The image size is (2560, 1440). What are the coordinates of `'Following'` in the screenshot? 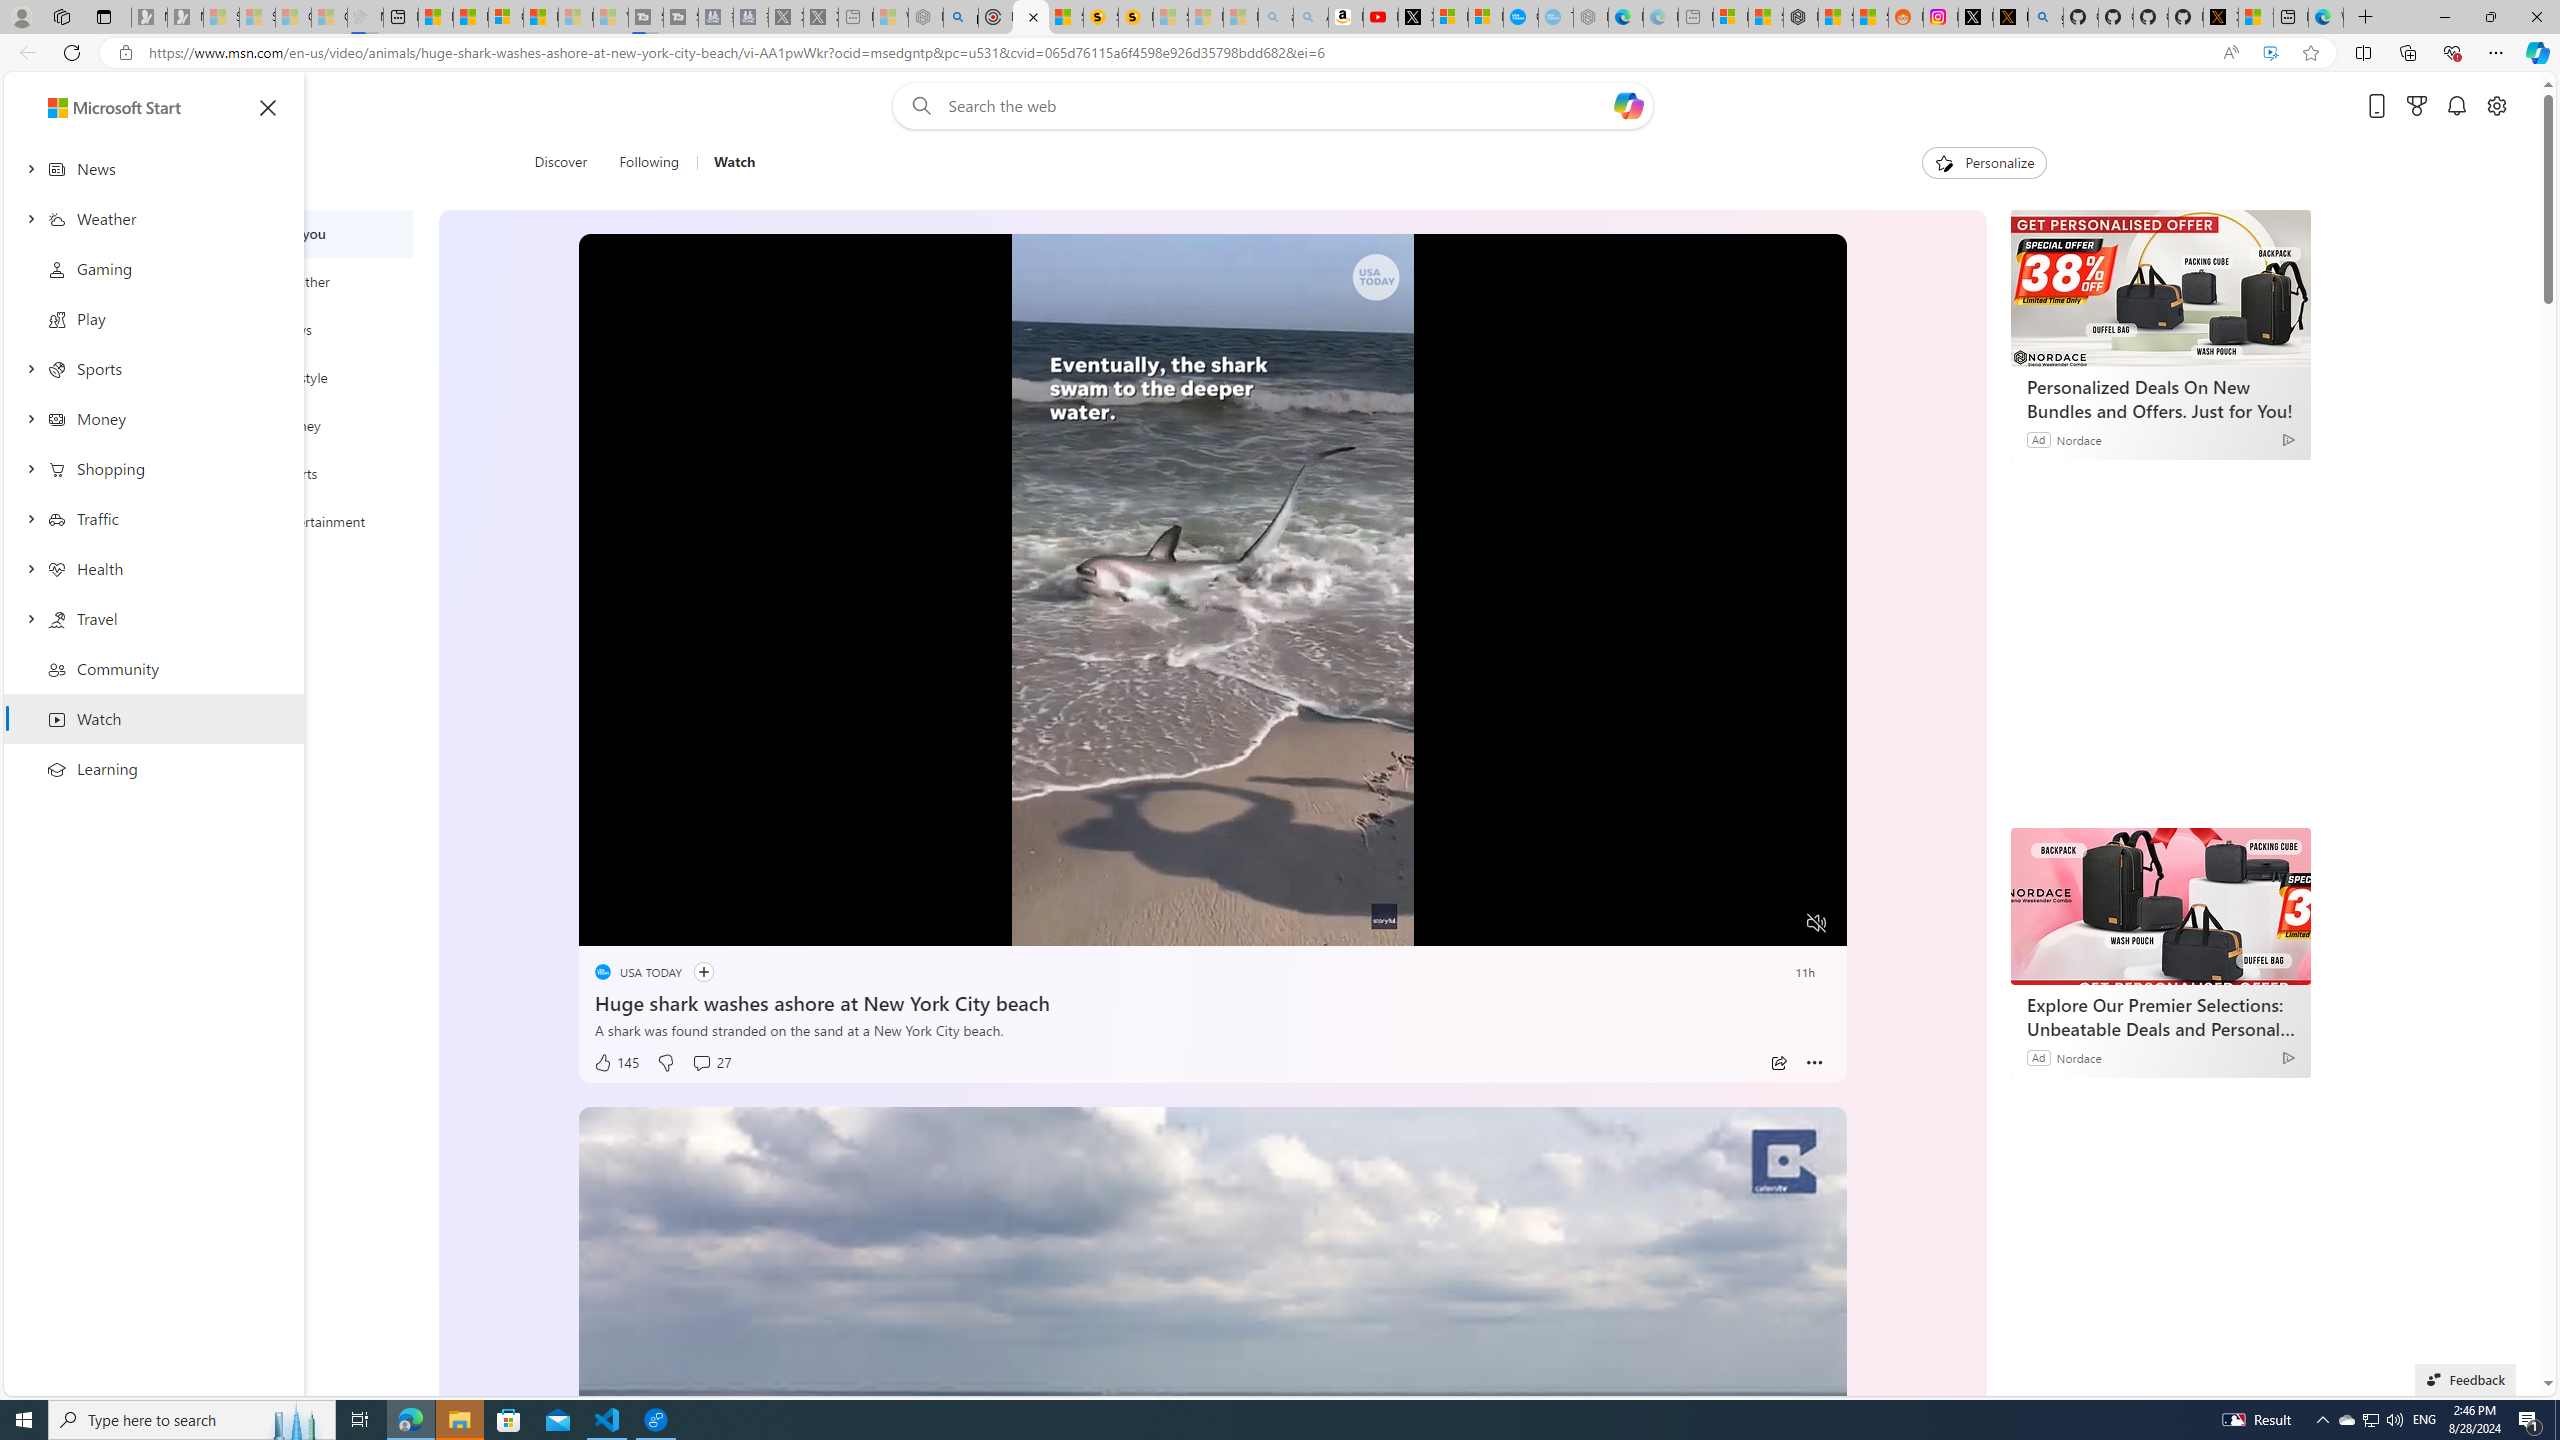 It's located at (651, 162).